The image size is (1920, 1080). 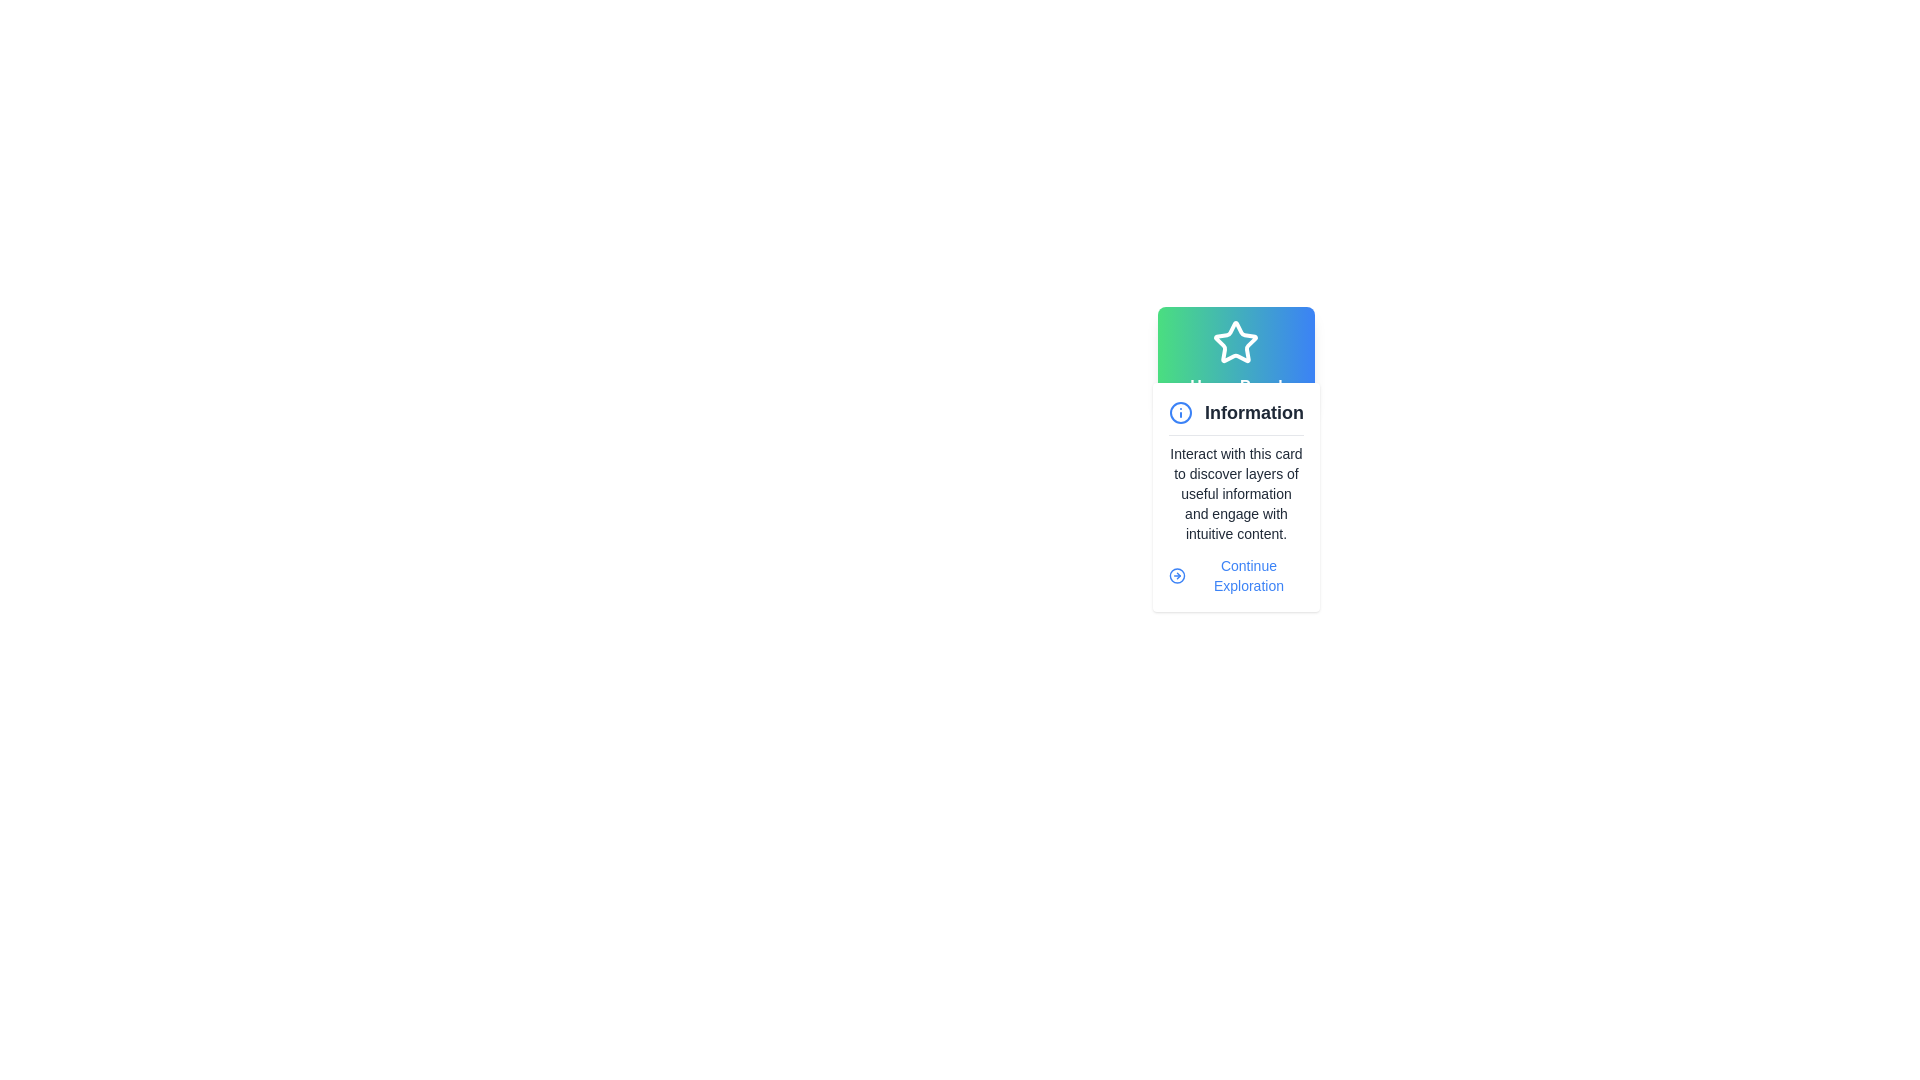 What do you see at coordinates (1235, 357) in the screenshot?
I see `the rectangular card with a gradient background transitioning from green to blue, featuring a white outline of a star icon and the text 'Hover Panel' written in bold font` at bounding box center [1235, 357].